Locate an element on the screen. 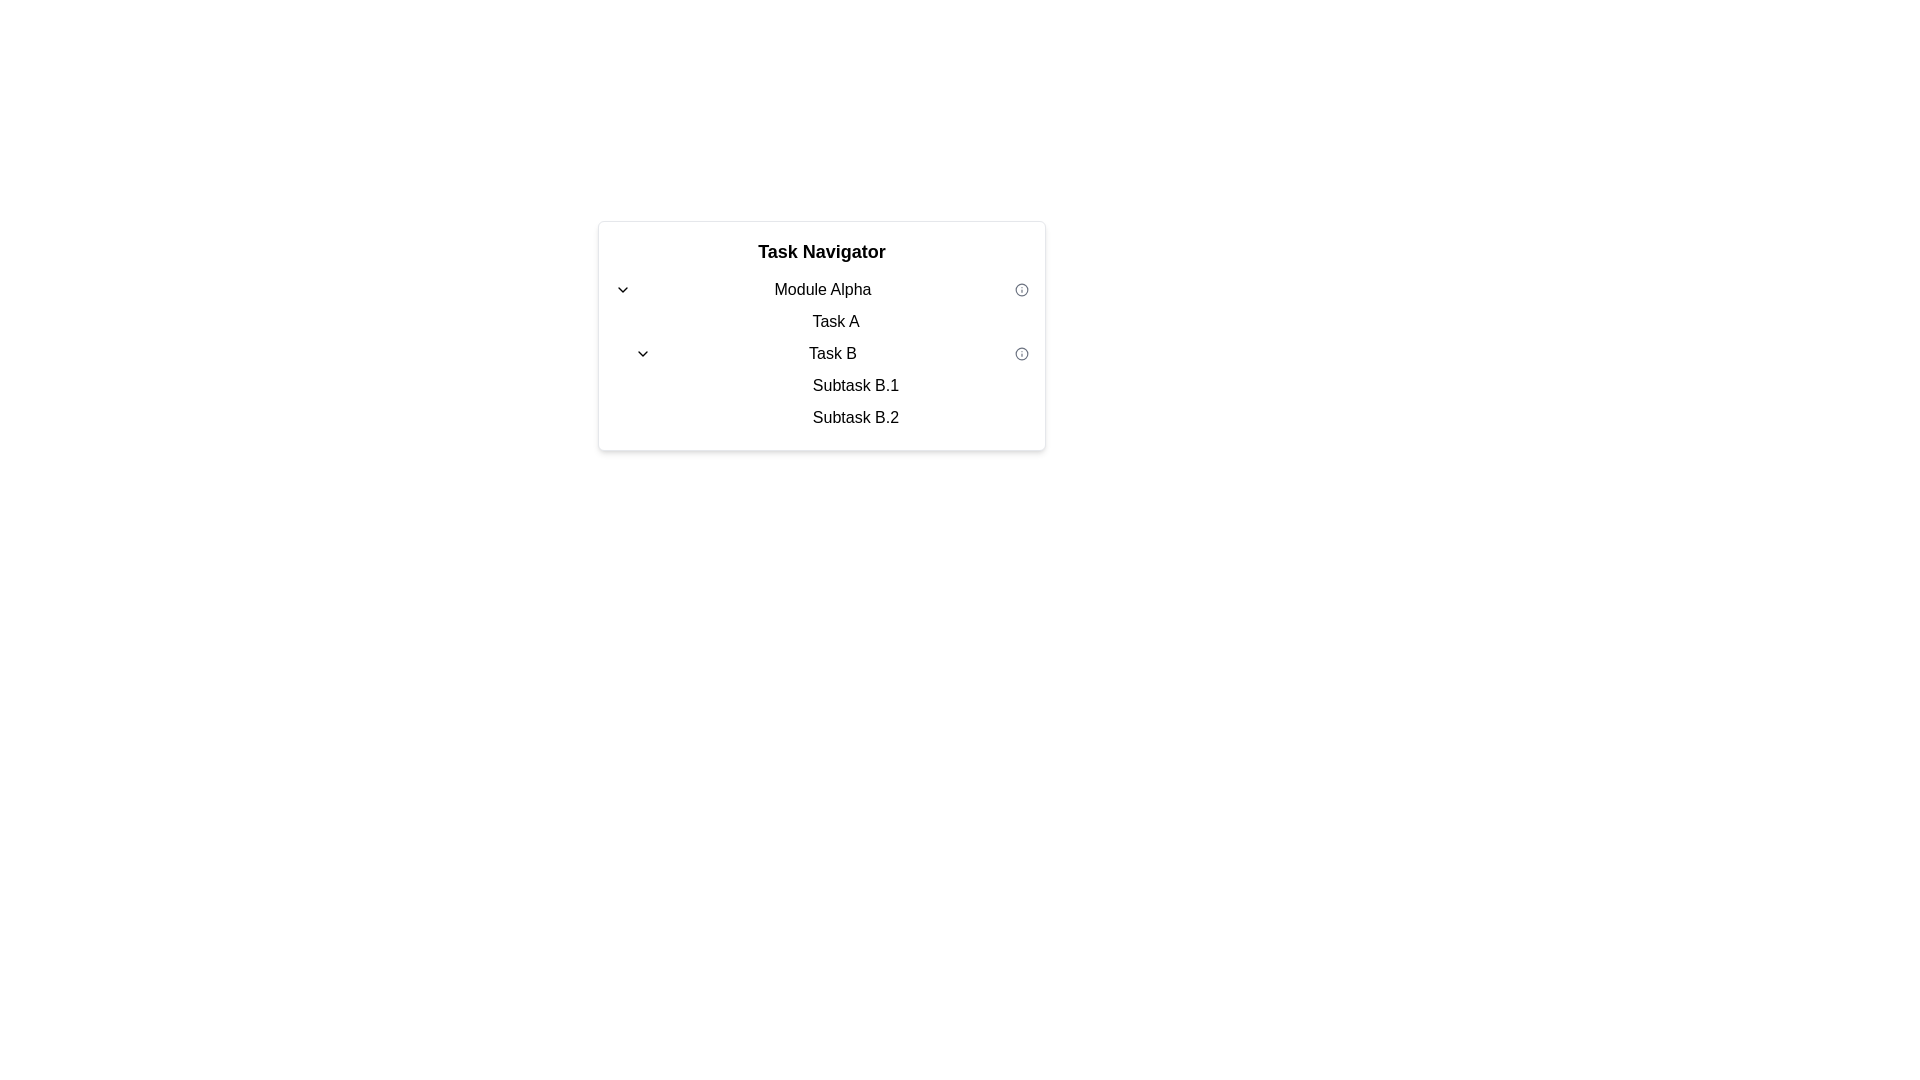 This screenshot has height=1080, width=1920. the collapsible chevron icon next to 'Task B' in the Task Navigator interface is located at coordinates (643, 353).